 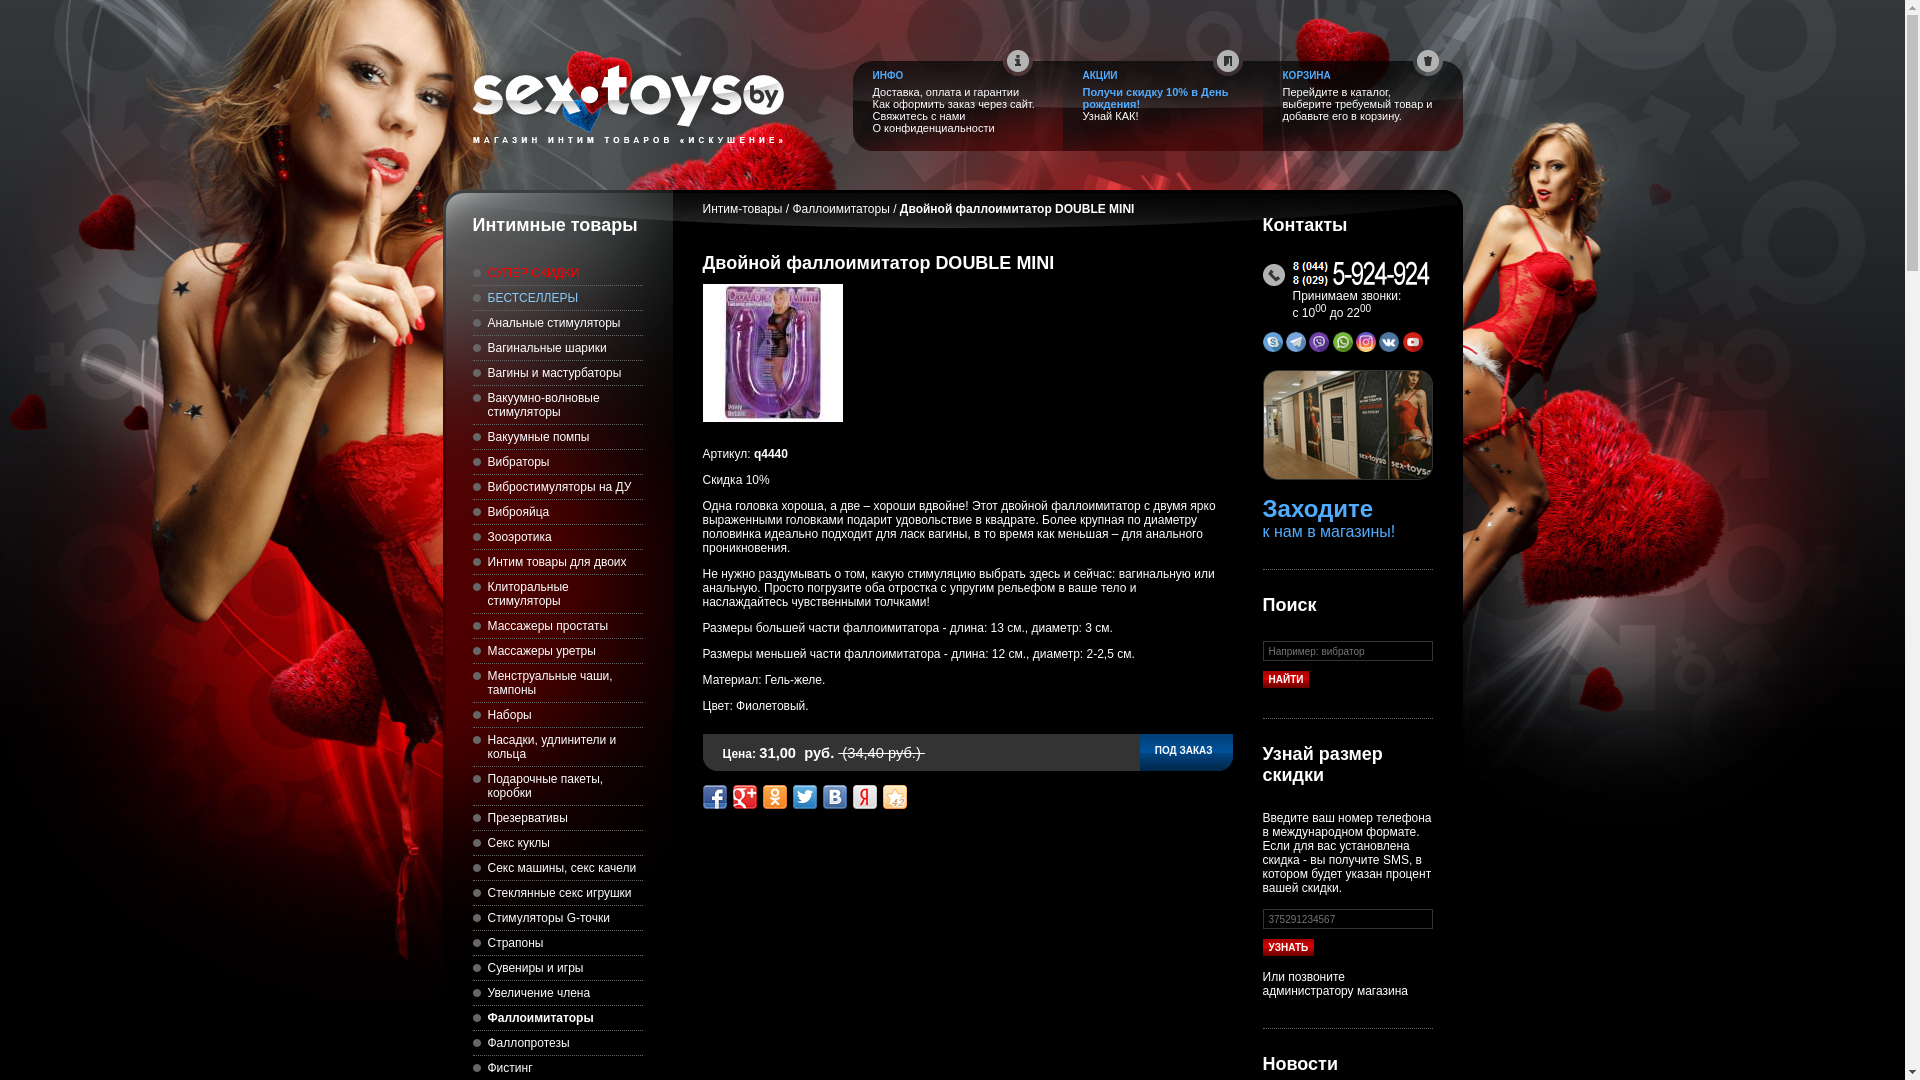 What do you see at coordinates (864, 796) in the screenshot?
I see `'Save to Yandex Bookmarks'` at bounding box center [864, 796].